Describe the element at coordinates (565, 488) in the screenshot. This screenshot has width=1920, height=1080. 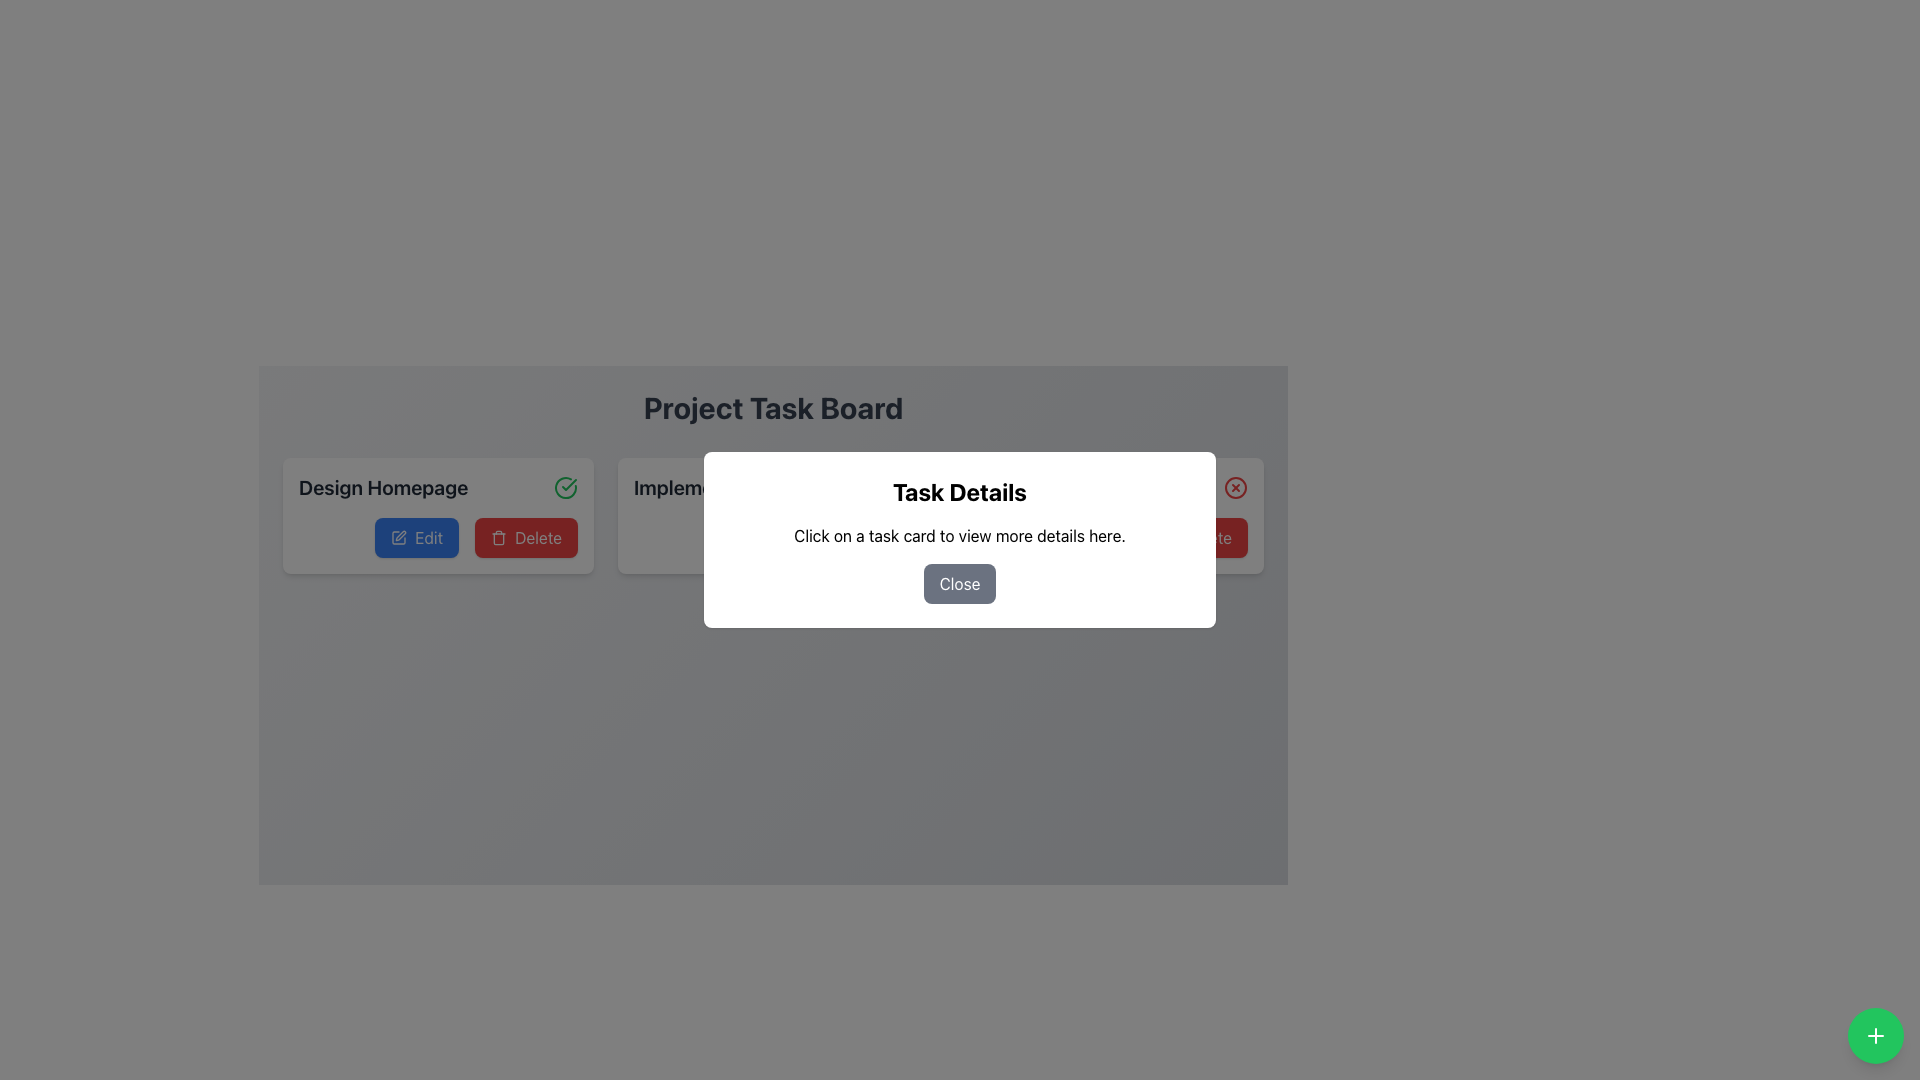
I see `the green checkmark icon within the circular boundary, which represents a confirmation symbol, located to the right of the 'Design Homepage' task label` at that location.